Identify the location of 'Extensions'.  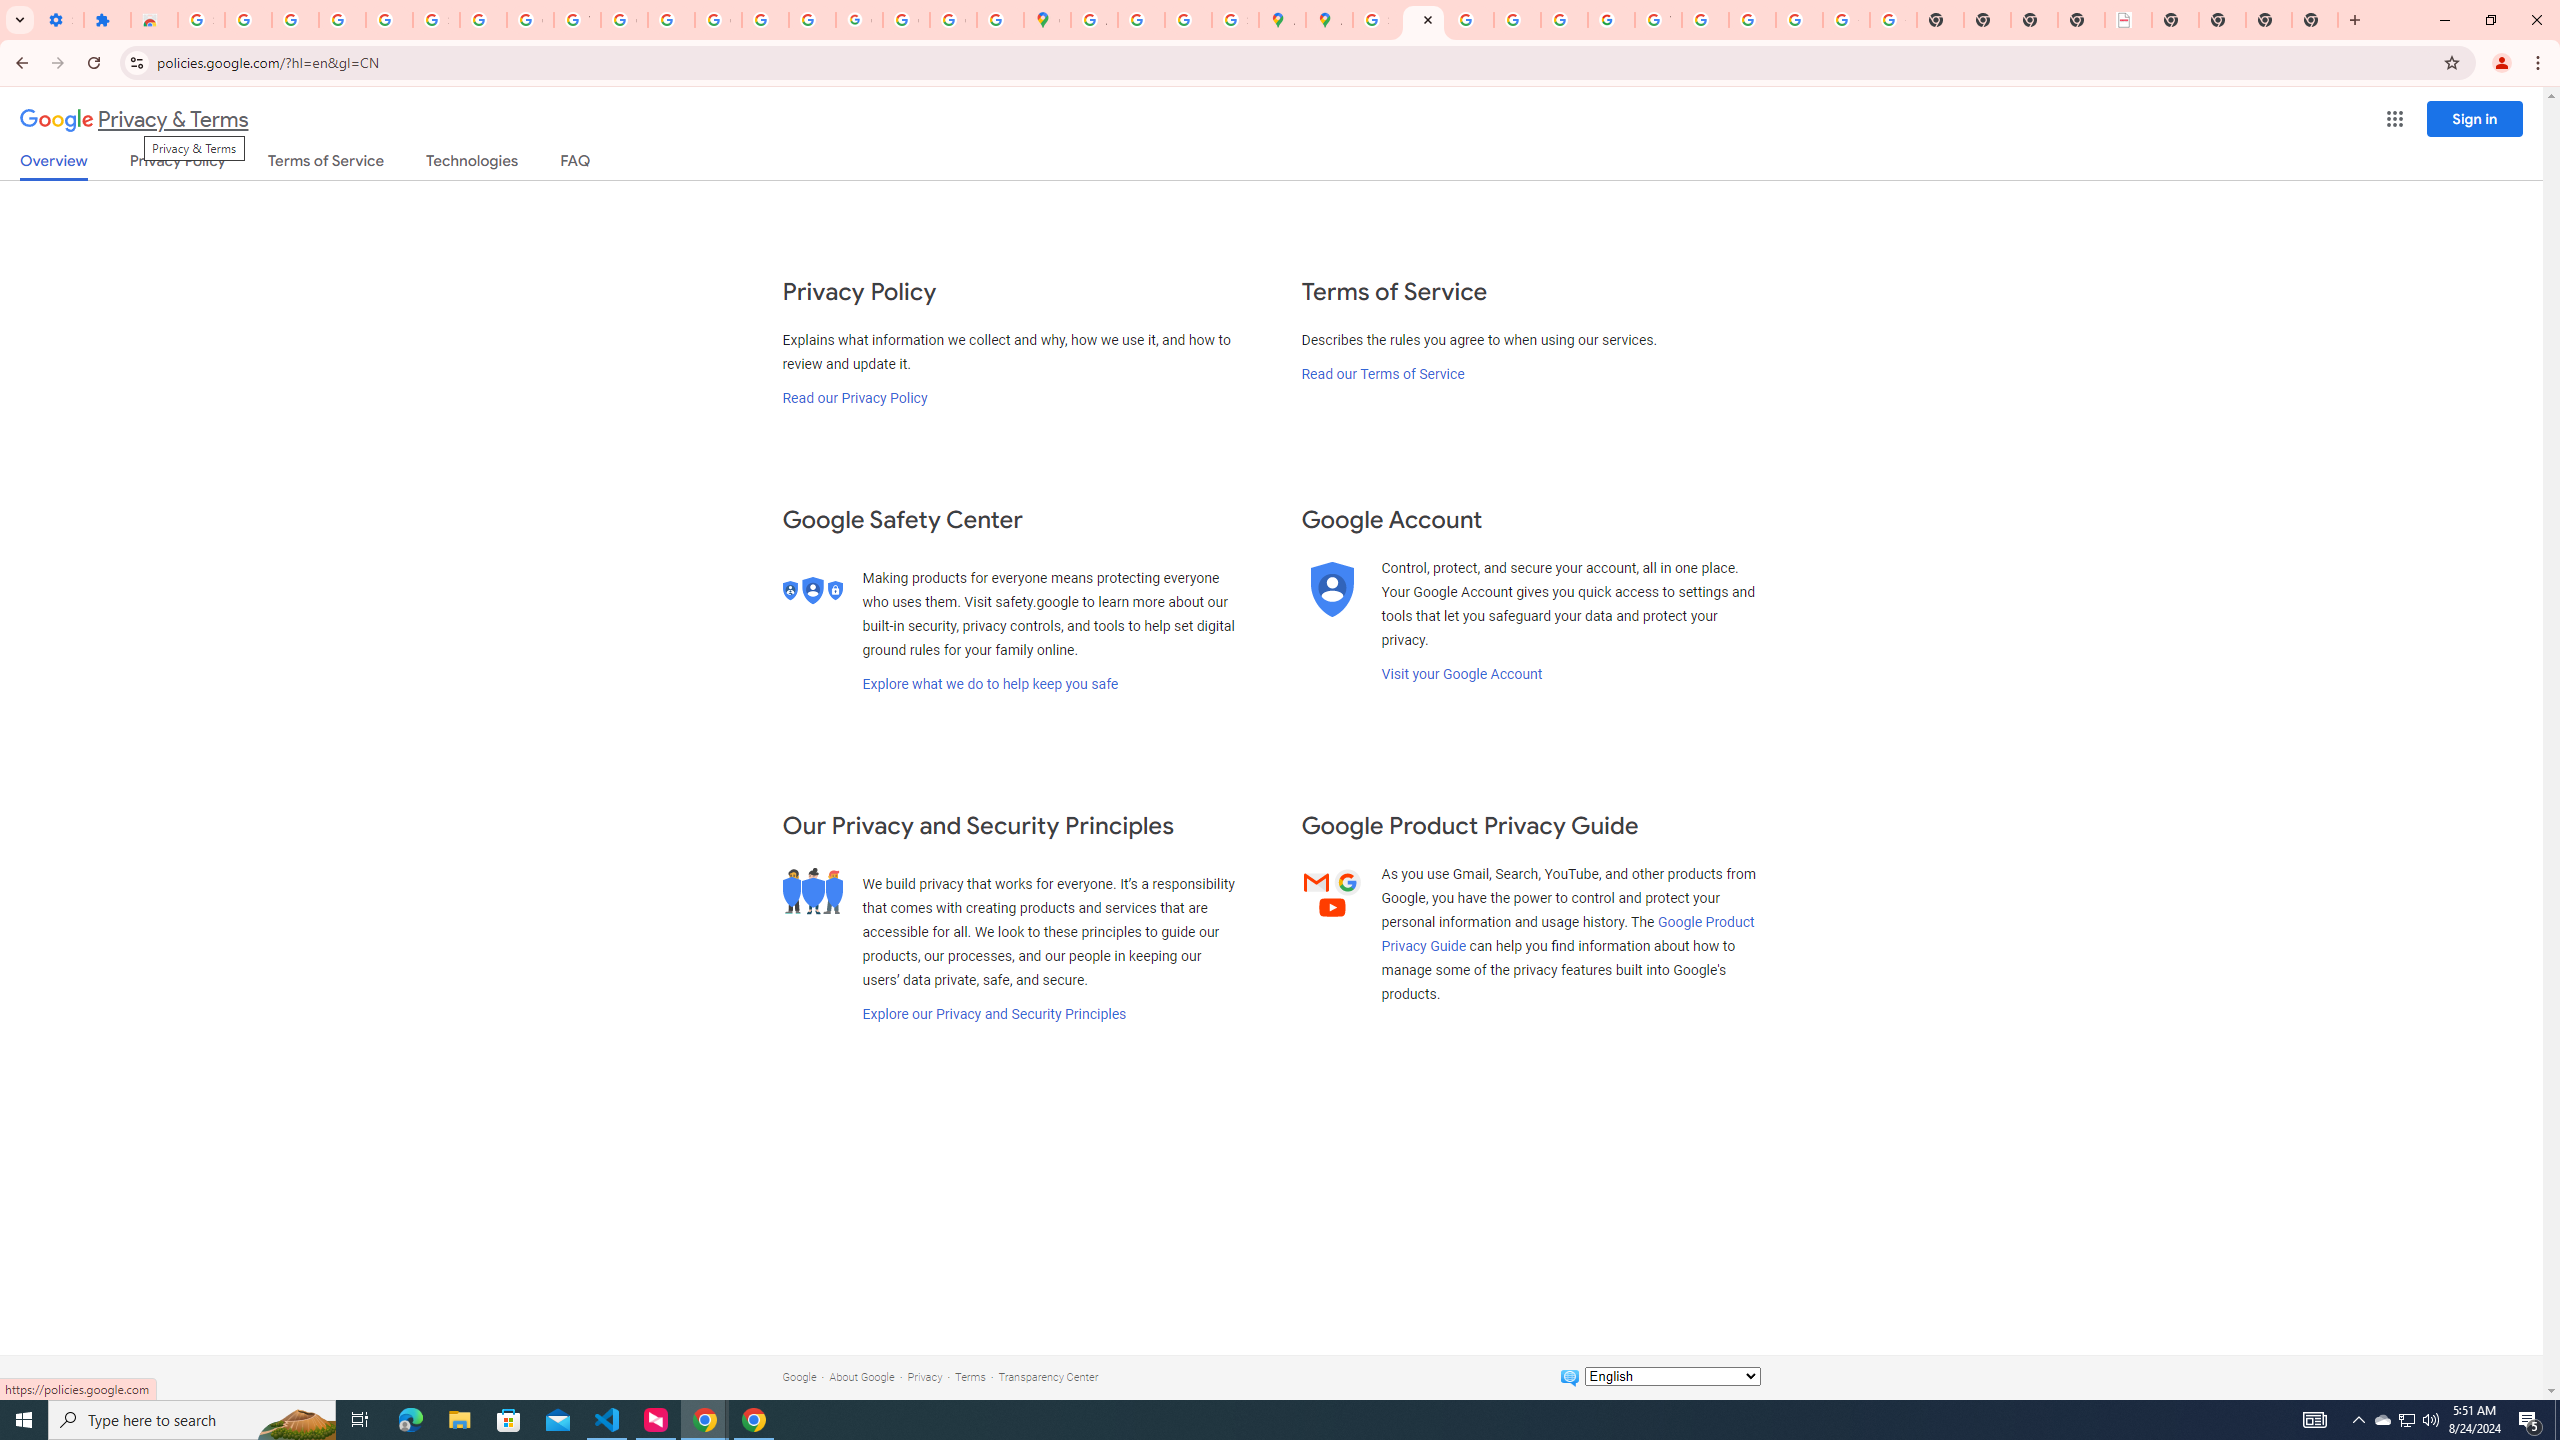
(106, 19).